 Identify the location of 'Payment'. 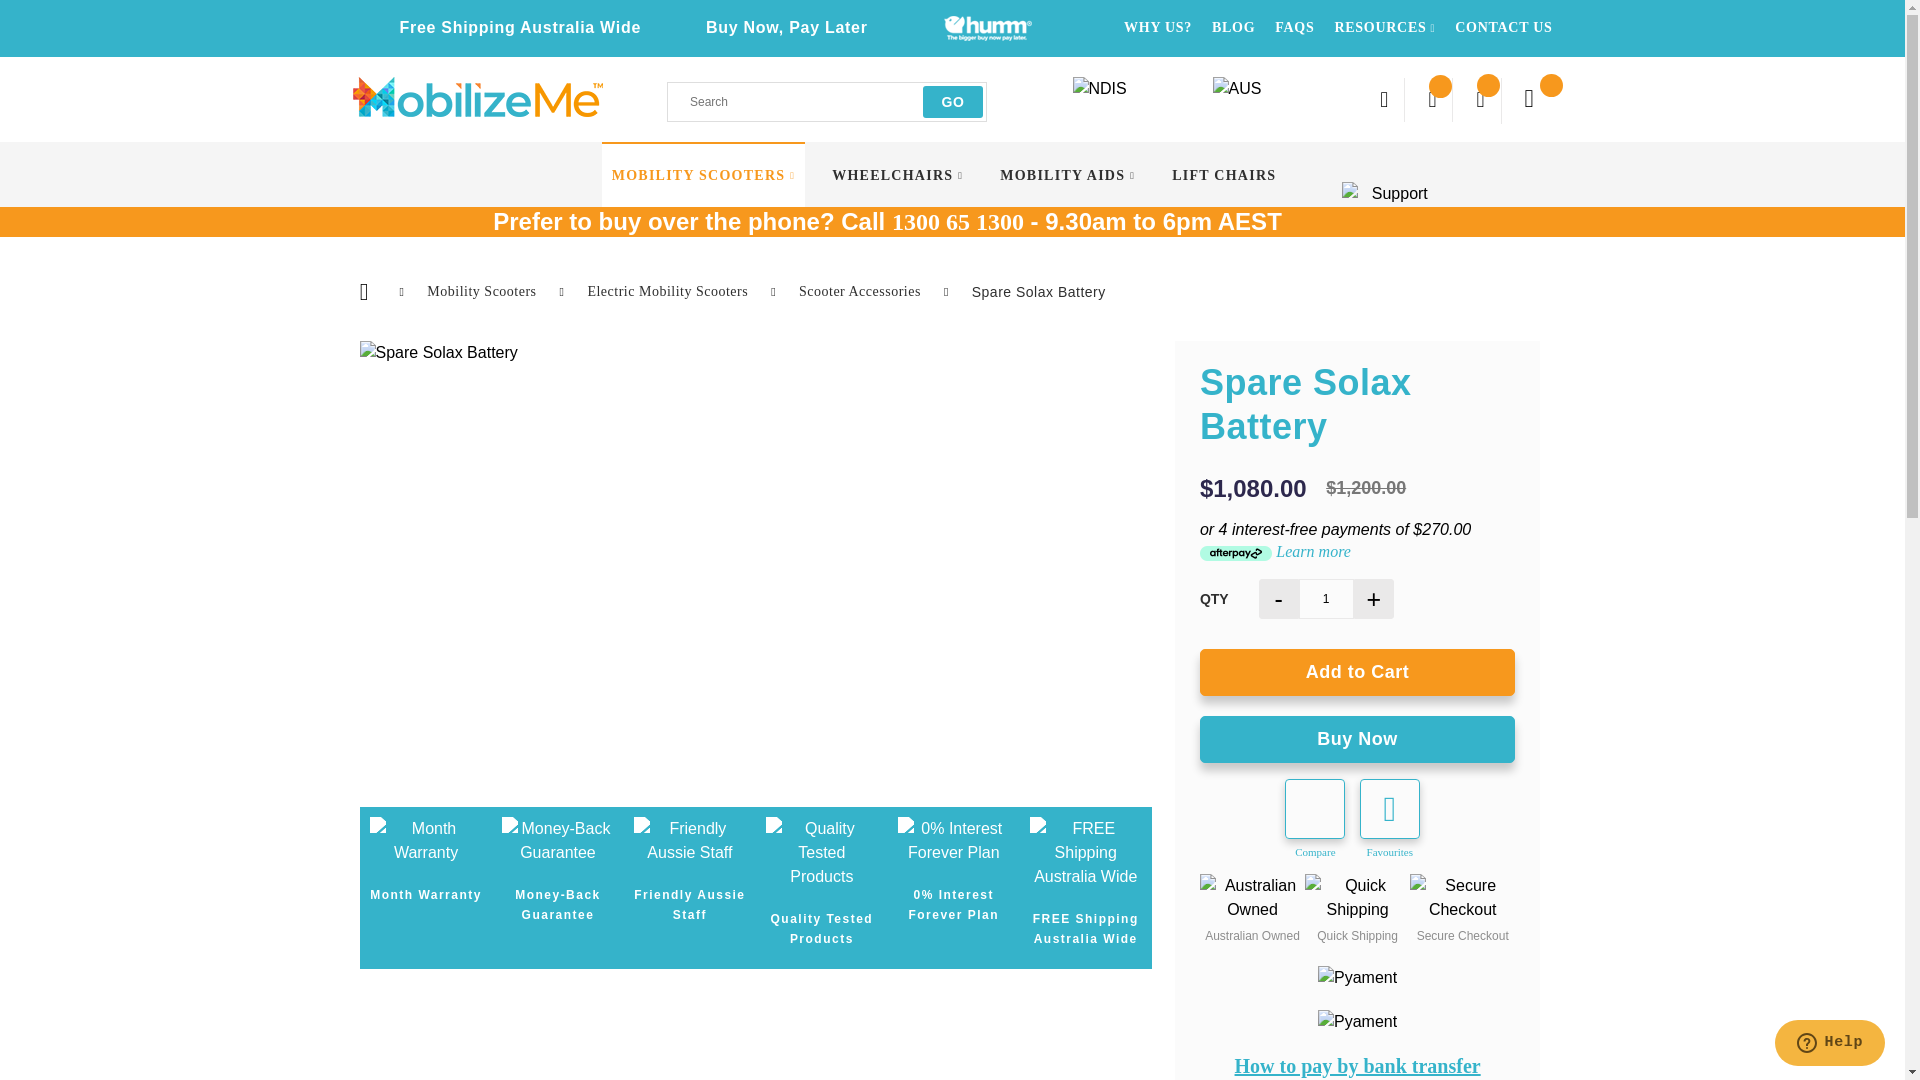
(1357, 1022).